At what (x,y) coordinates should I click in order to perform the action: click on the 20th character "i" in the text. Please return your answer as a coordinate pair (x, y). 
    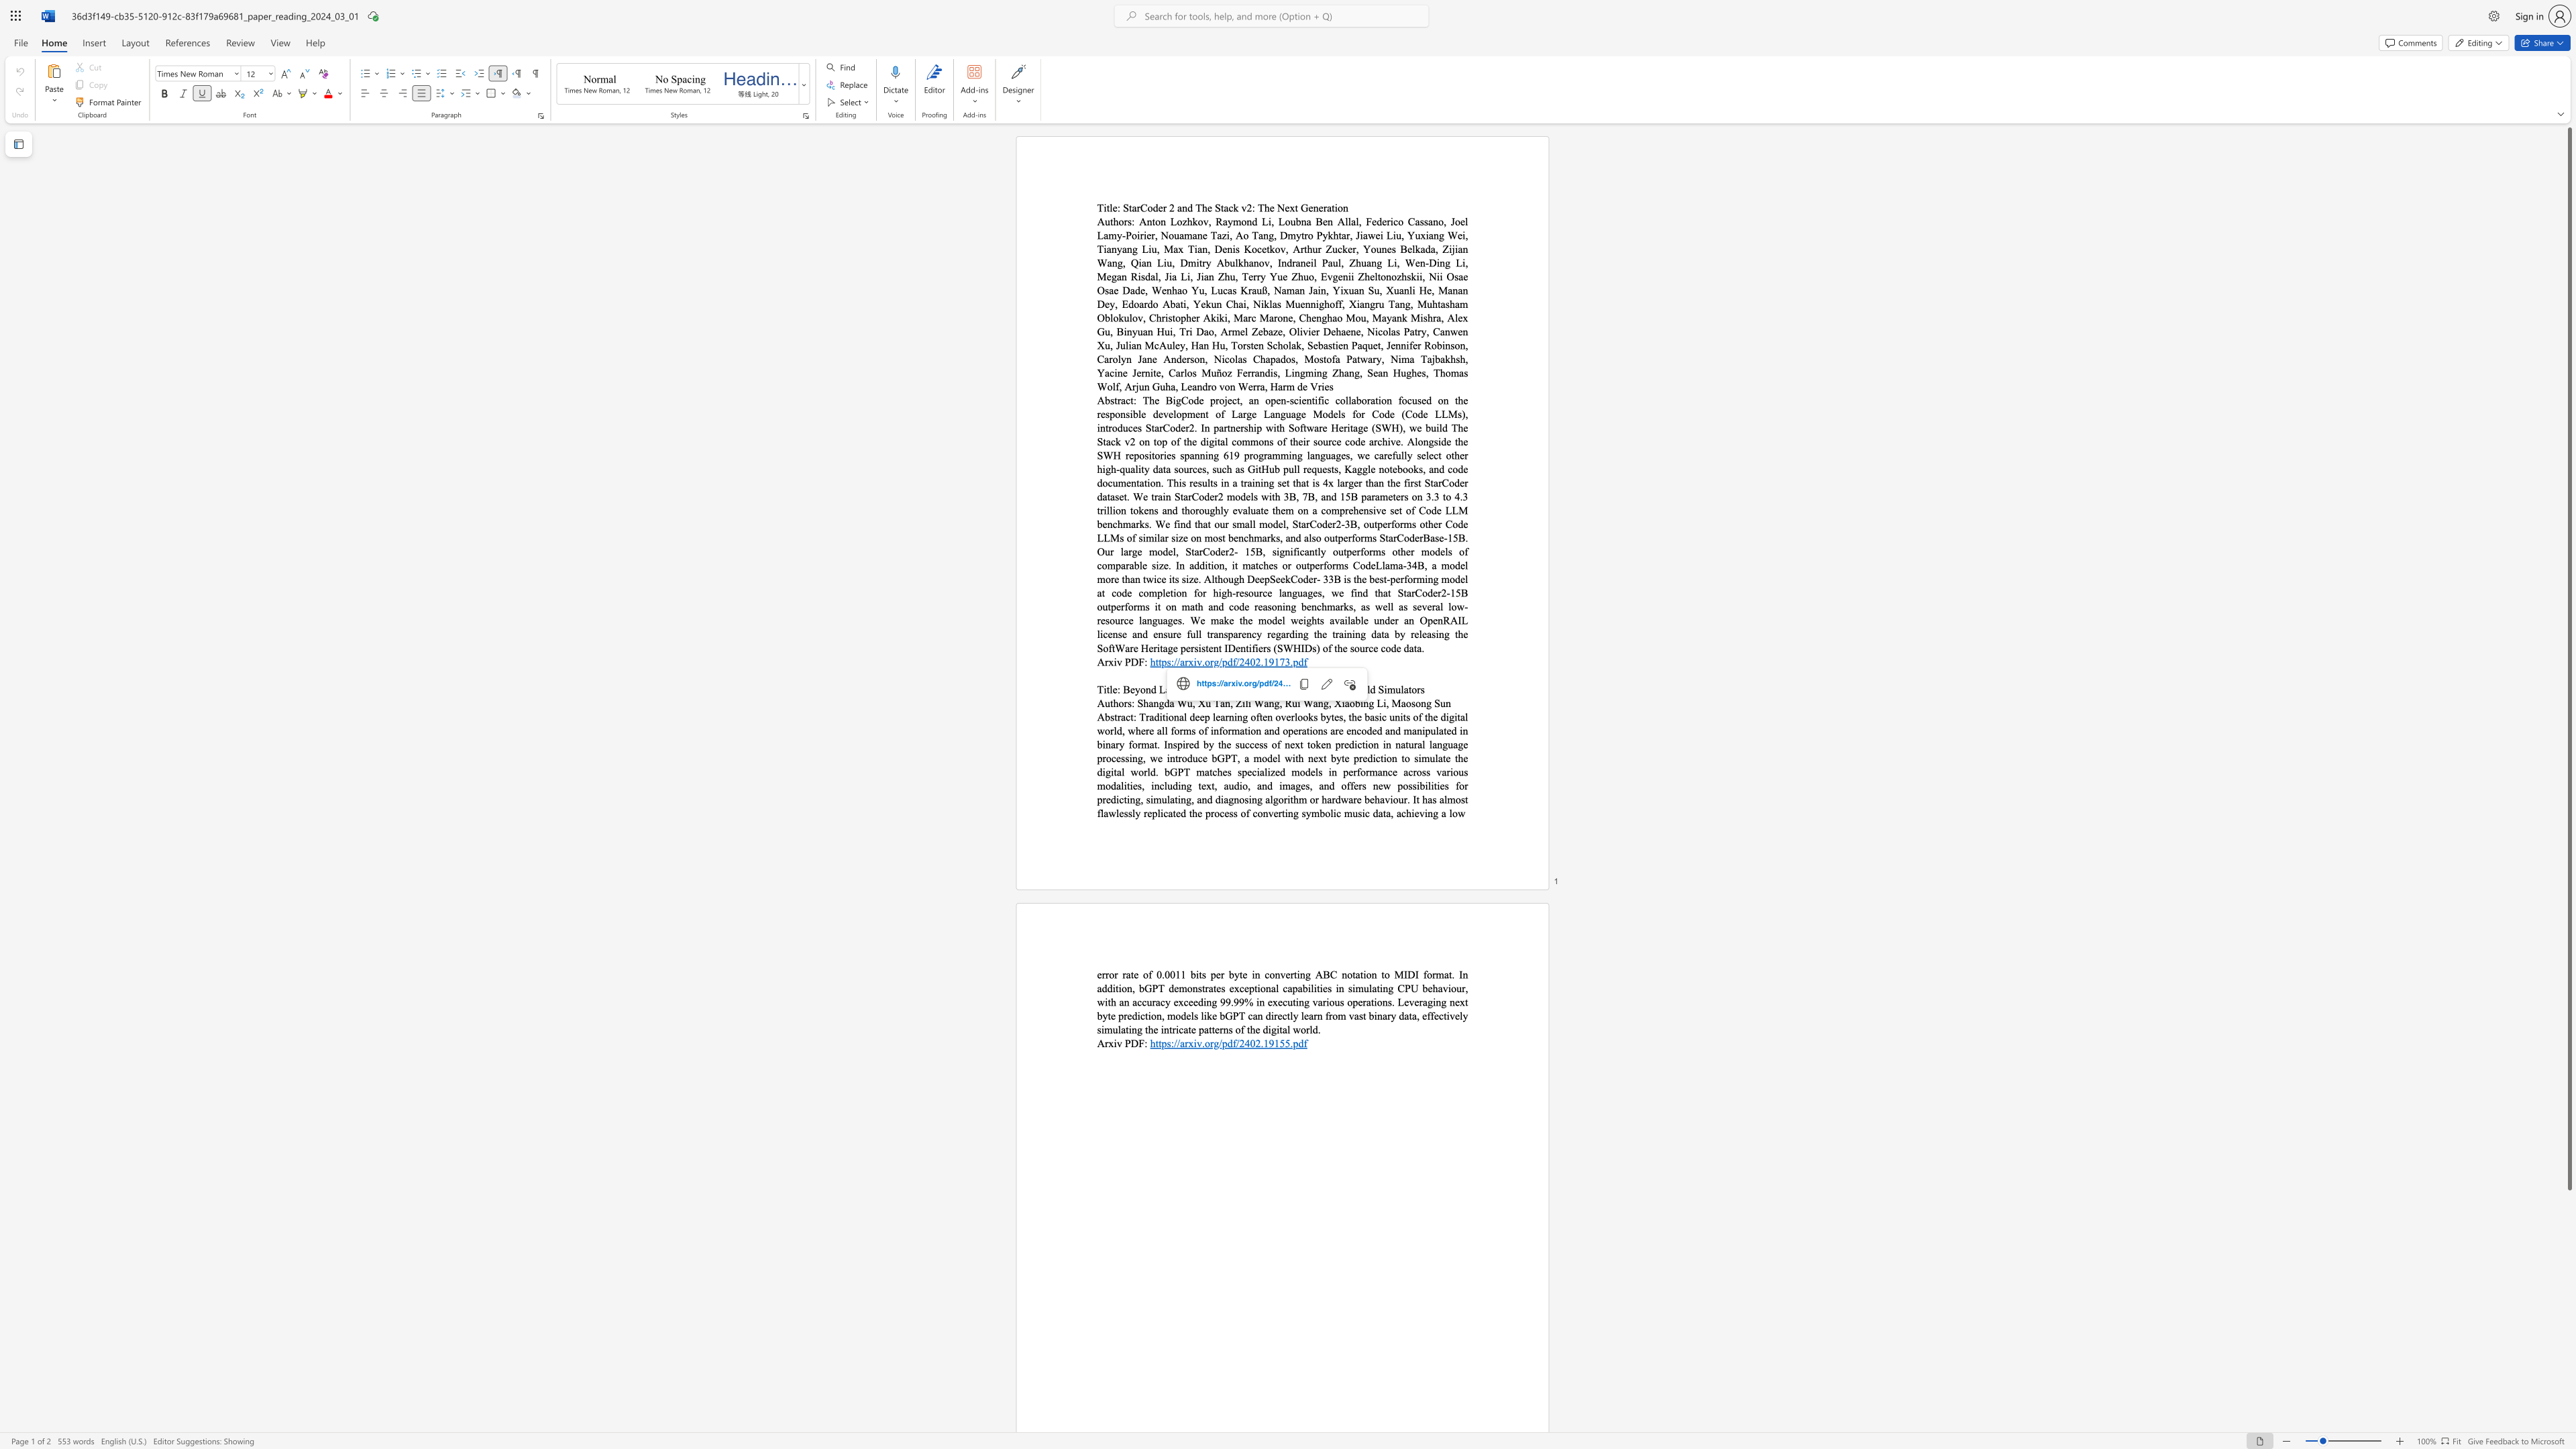
    Looking at the image, I should click on (1293, 757).